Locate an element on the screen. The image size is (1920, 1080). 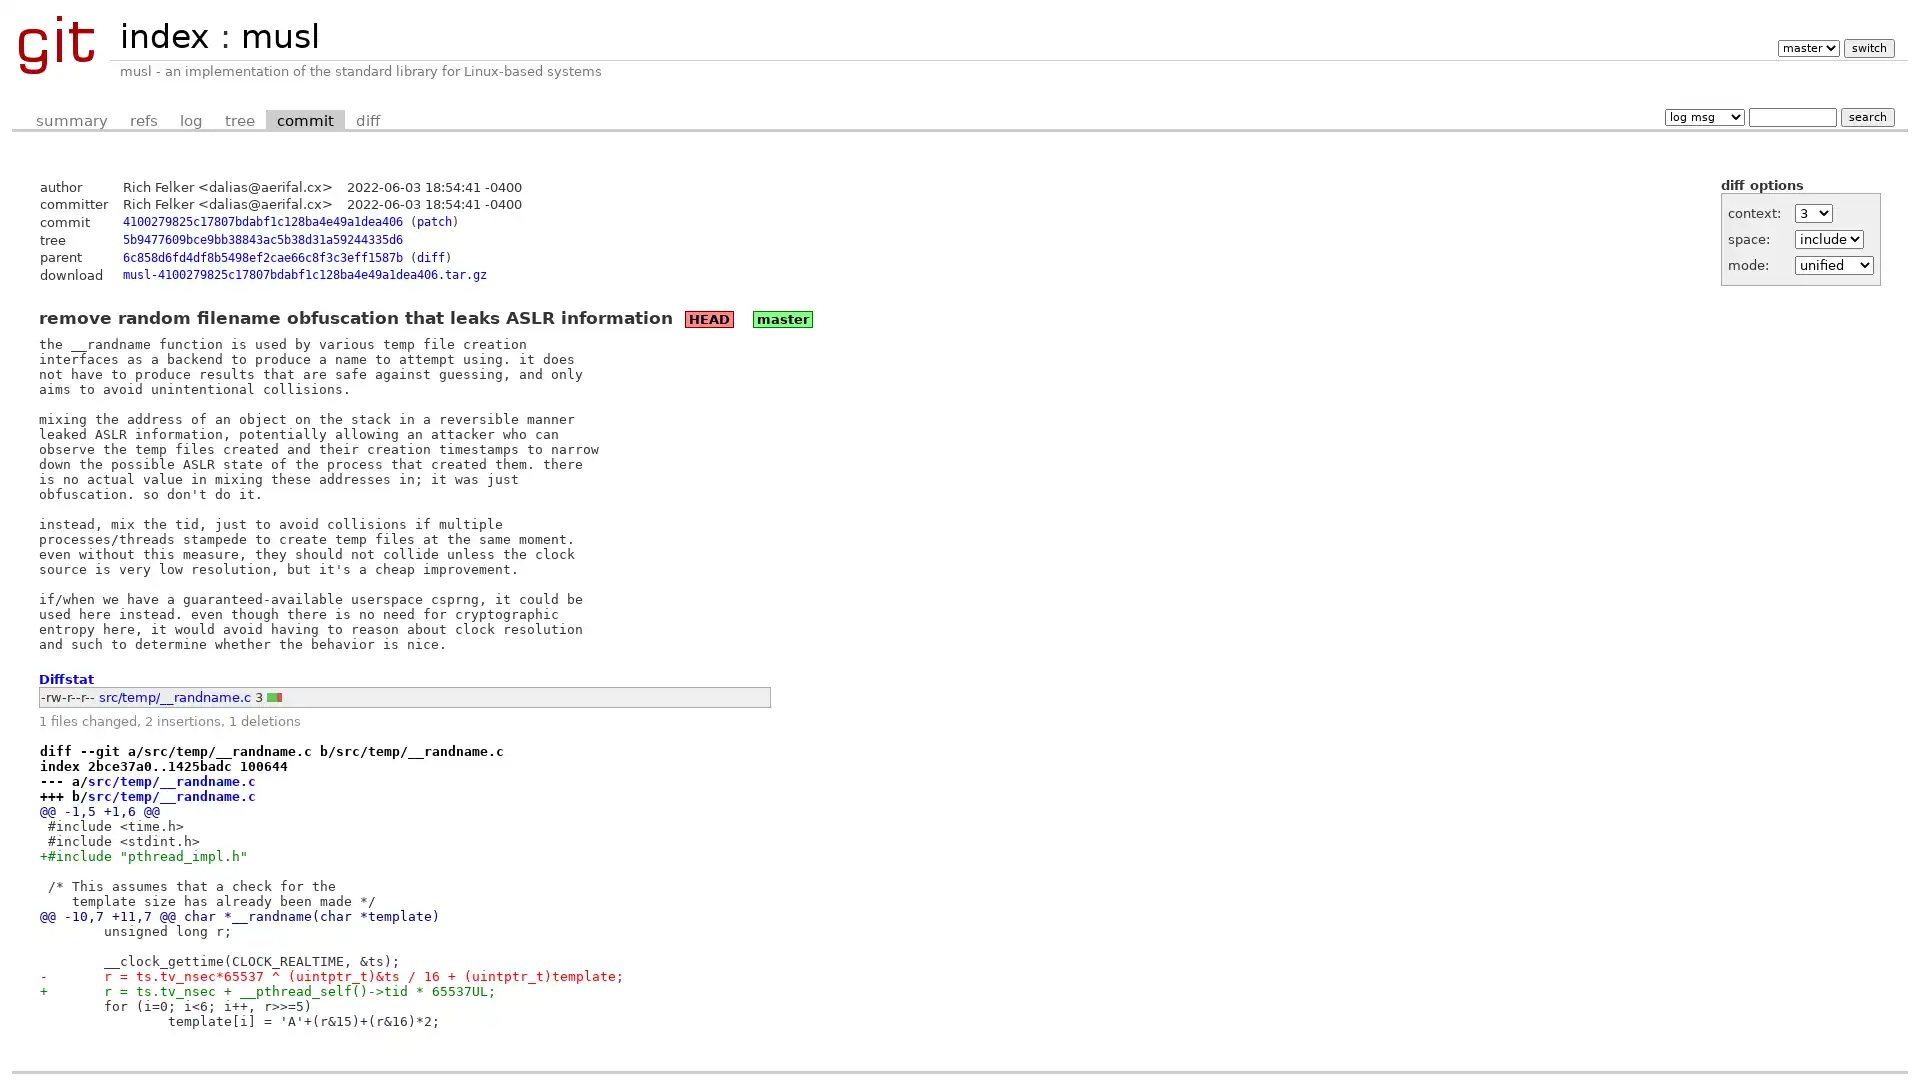
search is located at coordinates (1866, 116).